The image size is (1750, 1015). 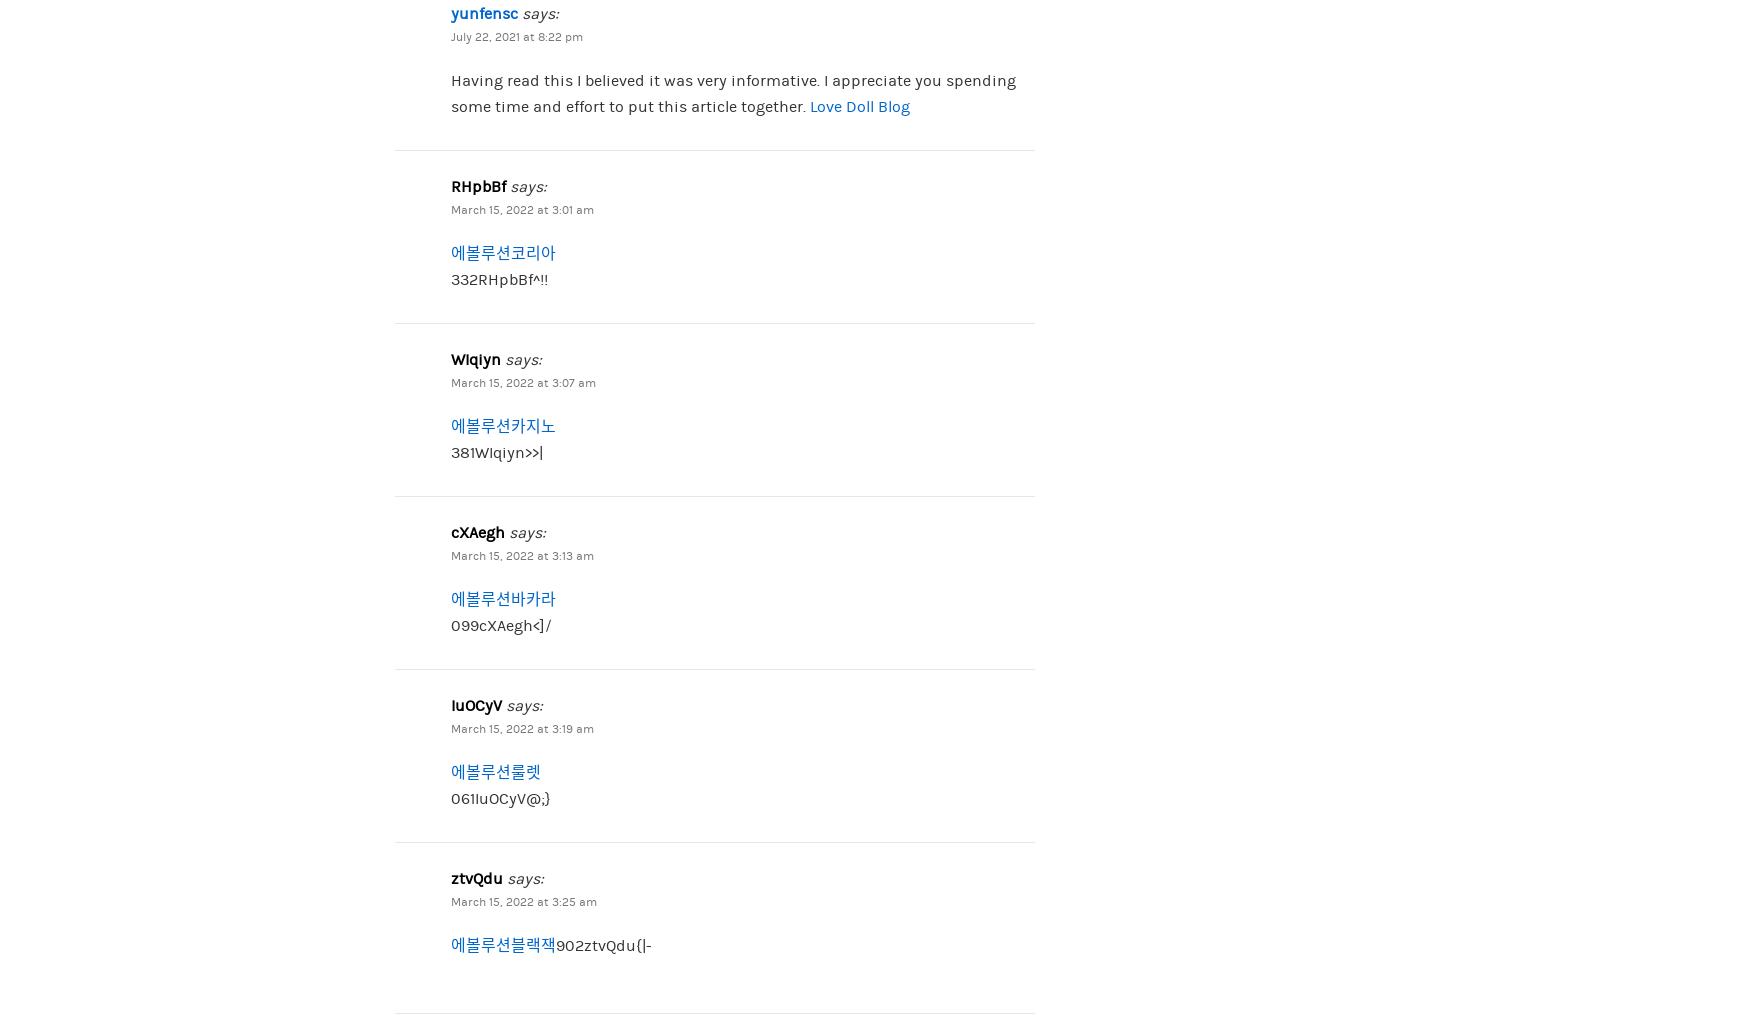 What do you see at coordinates (450, 796) in the screenshot?
I see `'061IuOCyV@;}'` at bounding box center [450, 796].